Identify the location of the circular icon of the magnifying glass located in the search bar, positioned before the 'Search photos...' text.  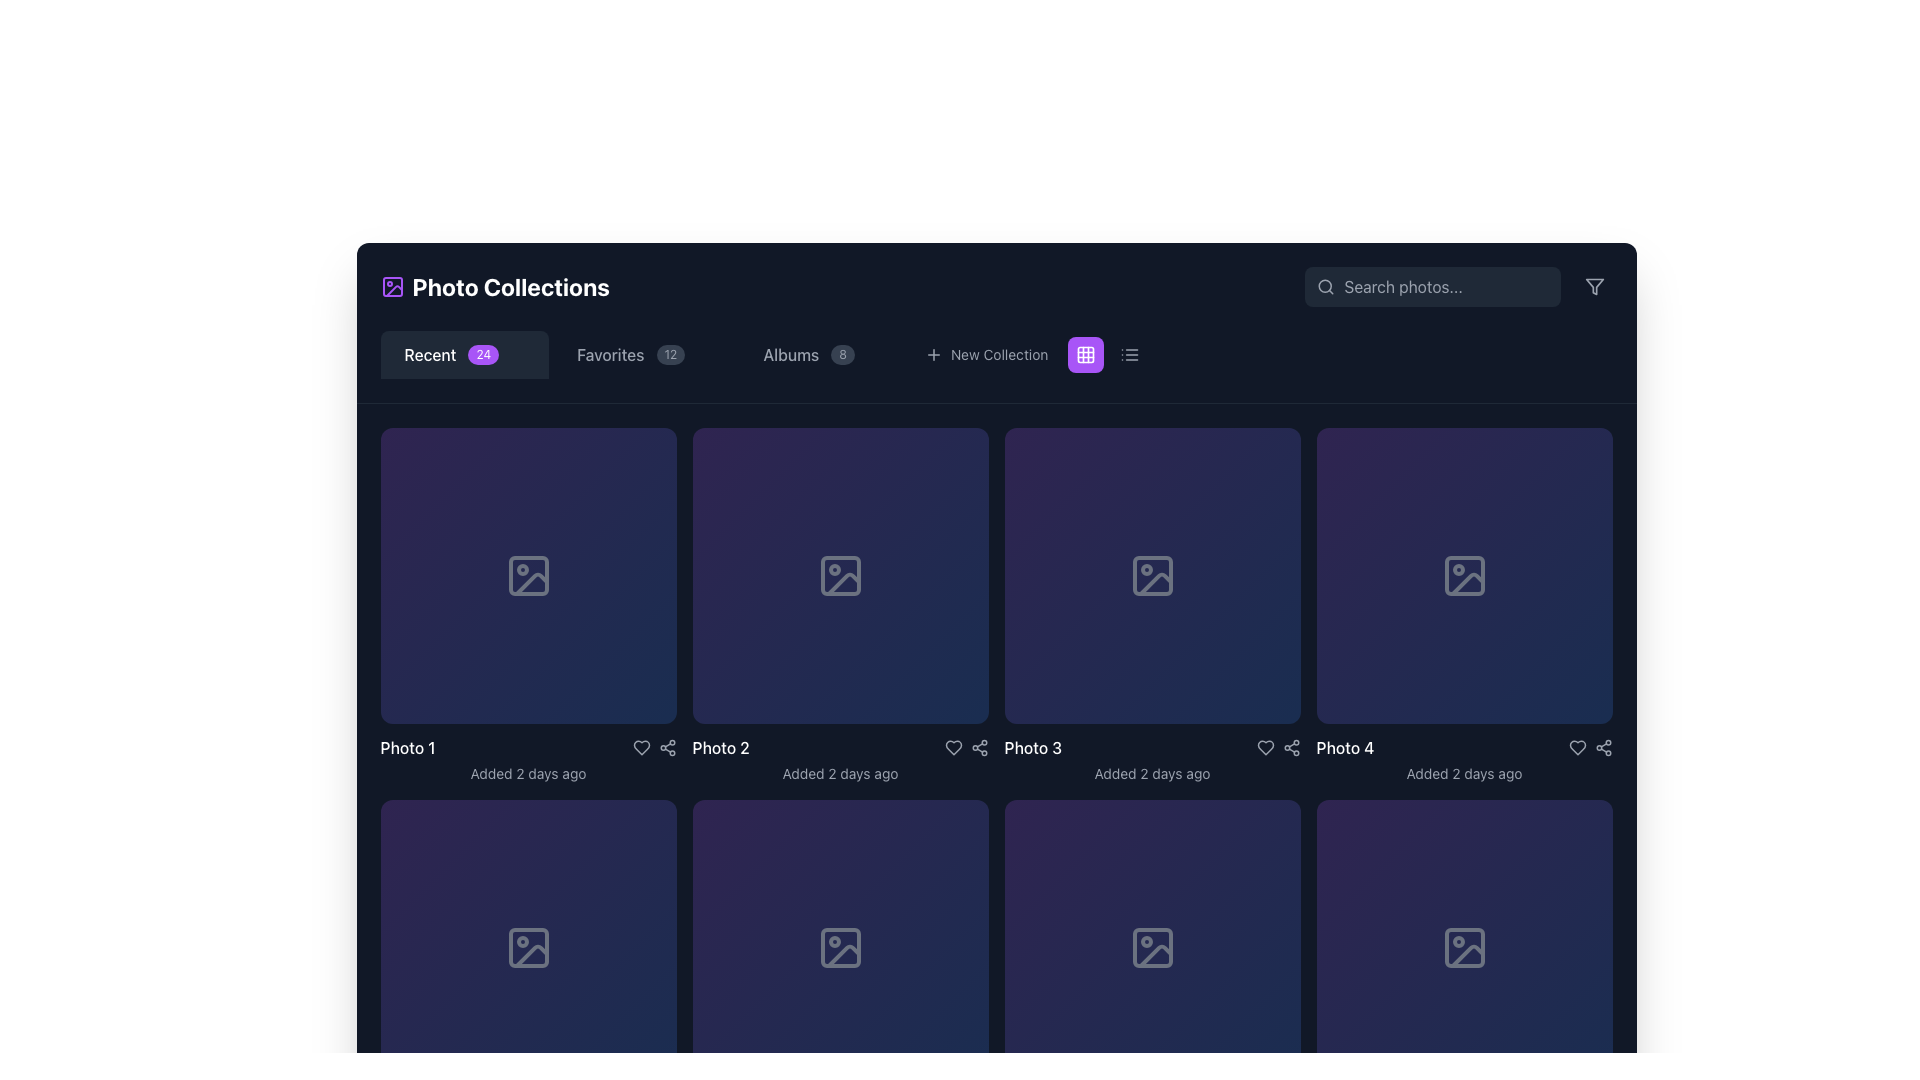
(1324, 286).